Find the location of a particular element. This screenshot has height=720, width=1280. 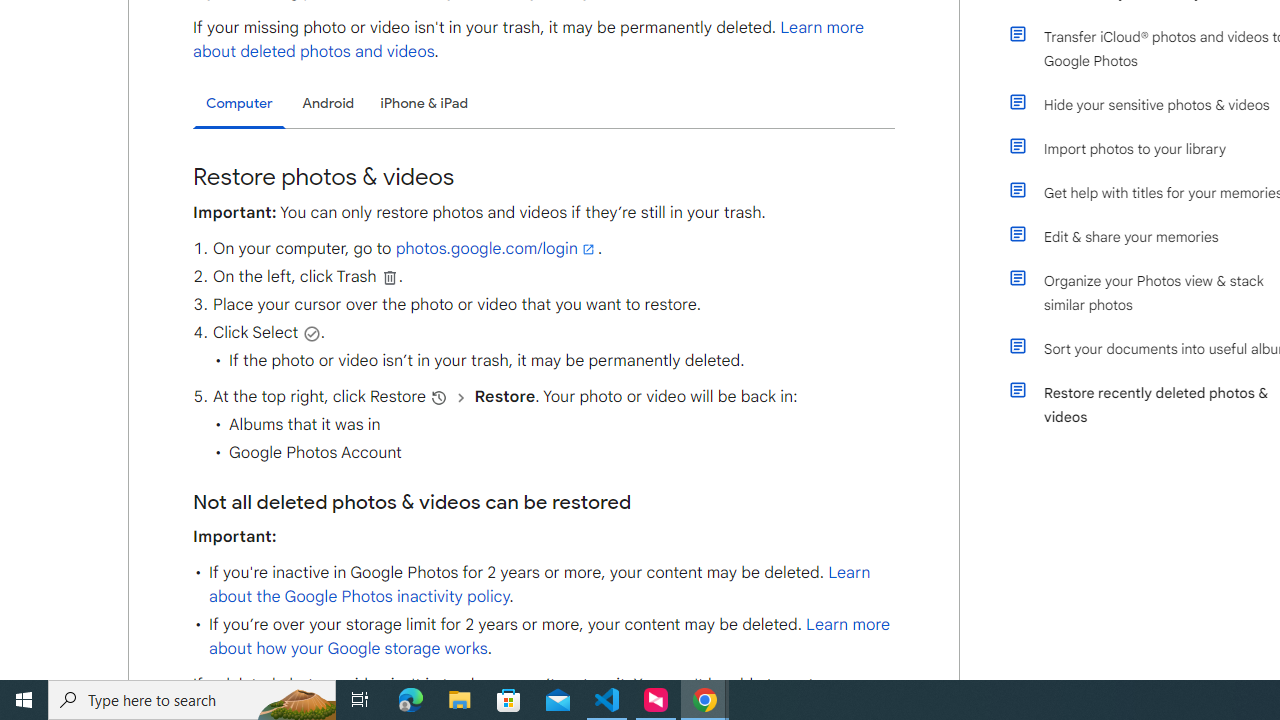

'Learn about the Google Photos inactivity policy' is located at coordinates (539, 585).